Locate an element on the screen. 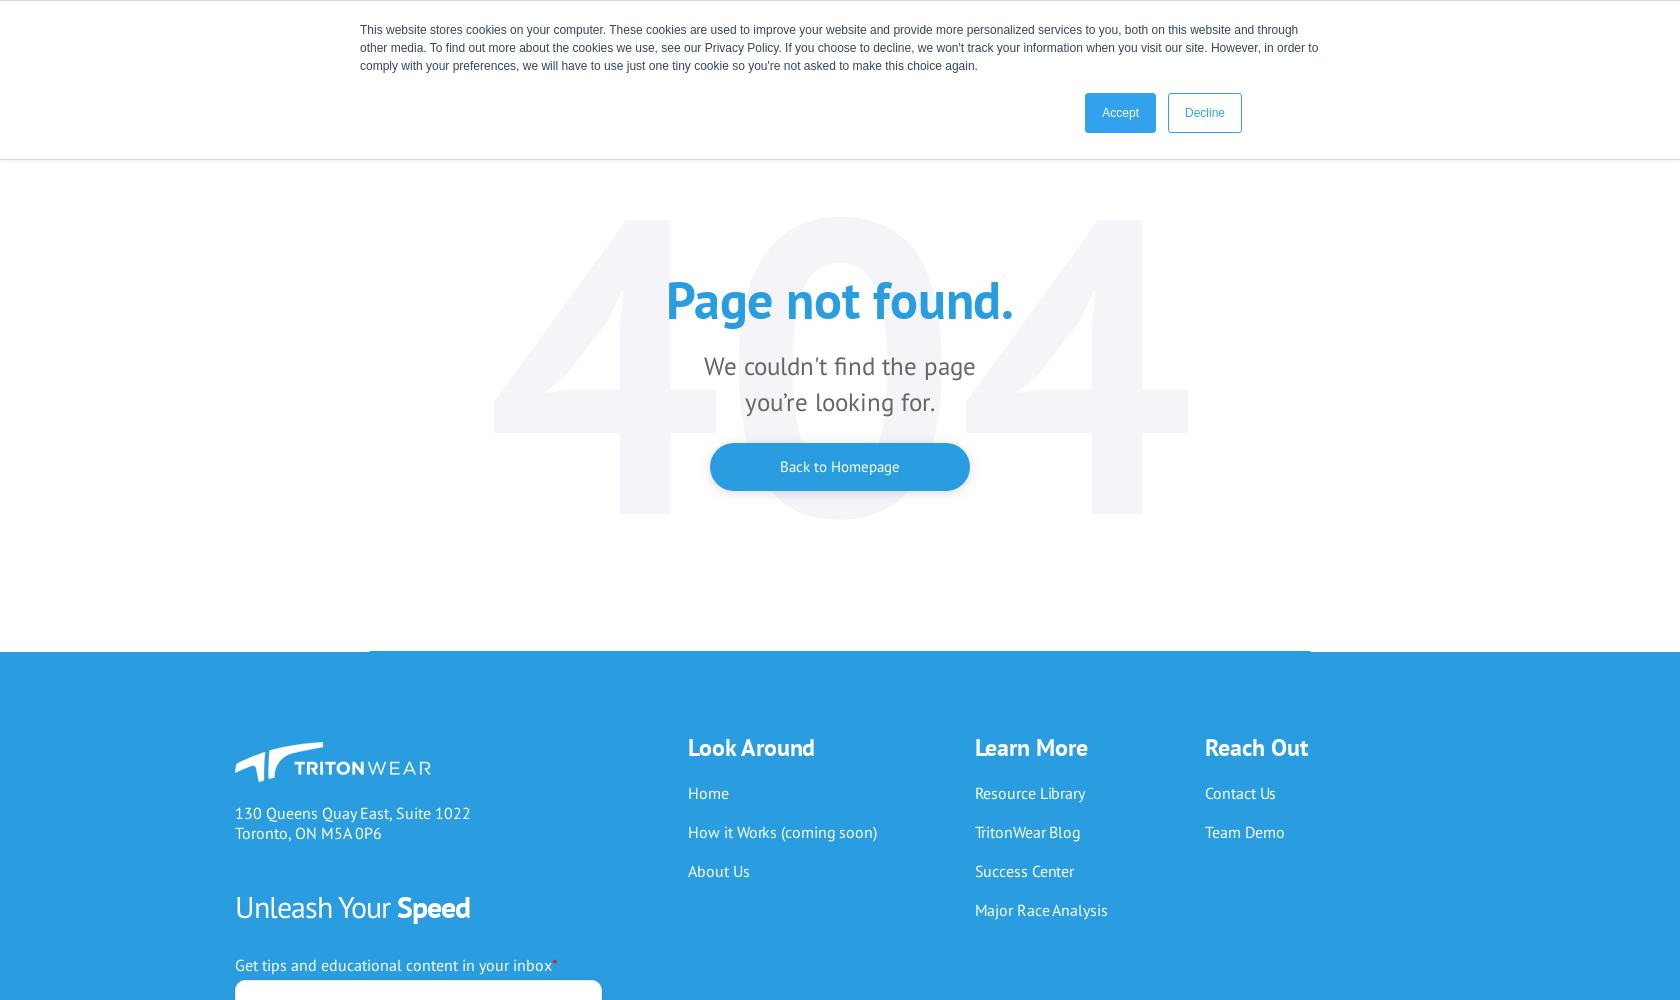 This screenshot has height=1000, width=1680. 'The TritonWear Blog' is located at coordinates (1077, 130).